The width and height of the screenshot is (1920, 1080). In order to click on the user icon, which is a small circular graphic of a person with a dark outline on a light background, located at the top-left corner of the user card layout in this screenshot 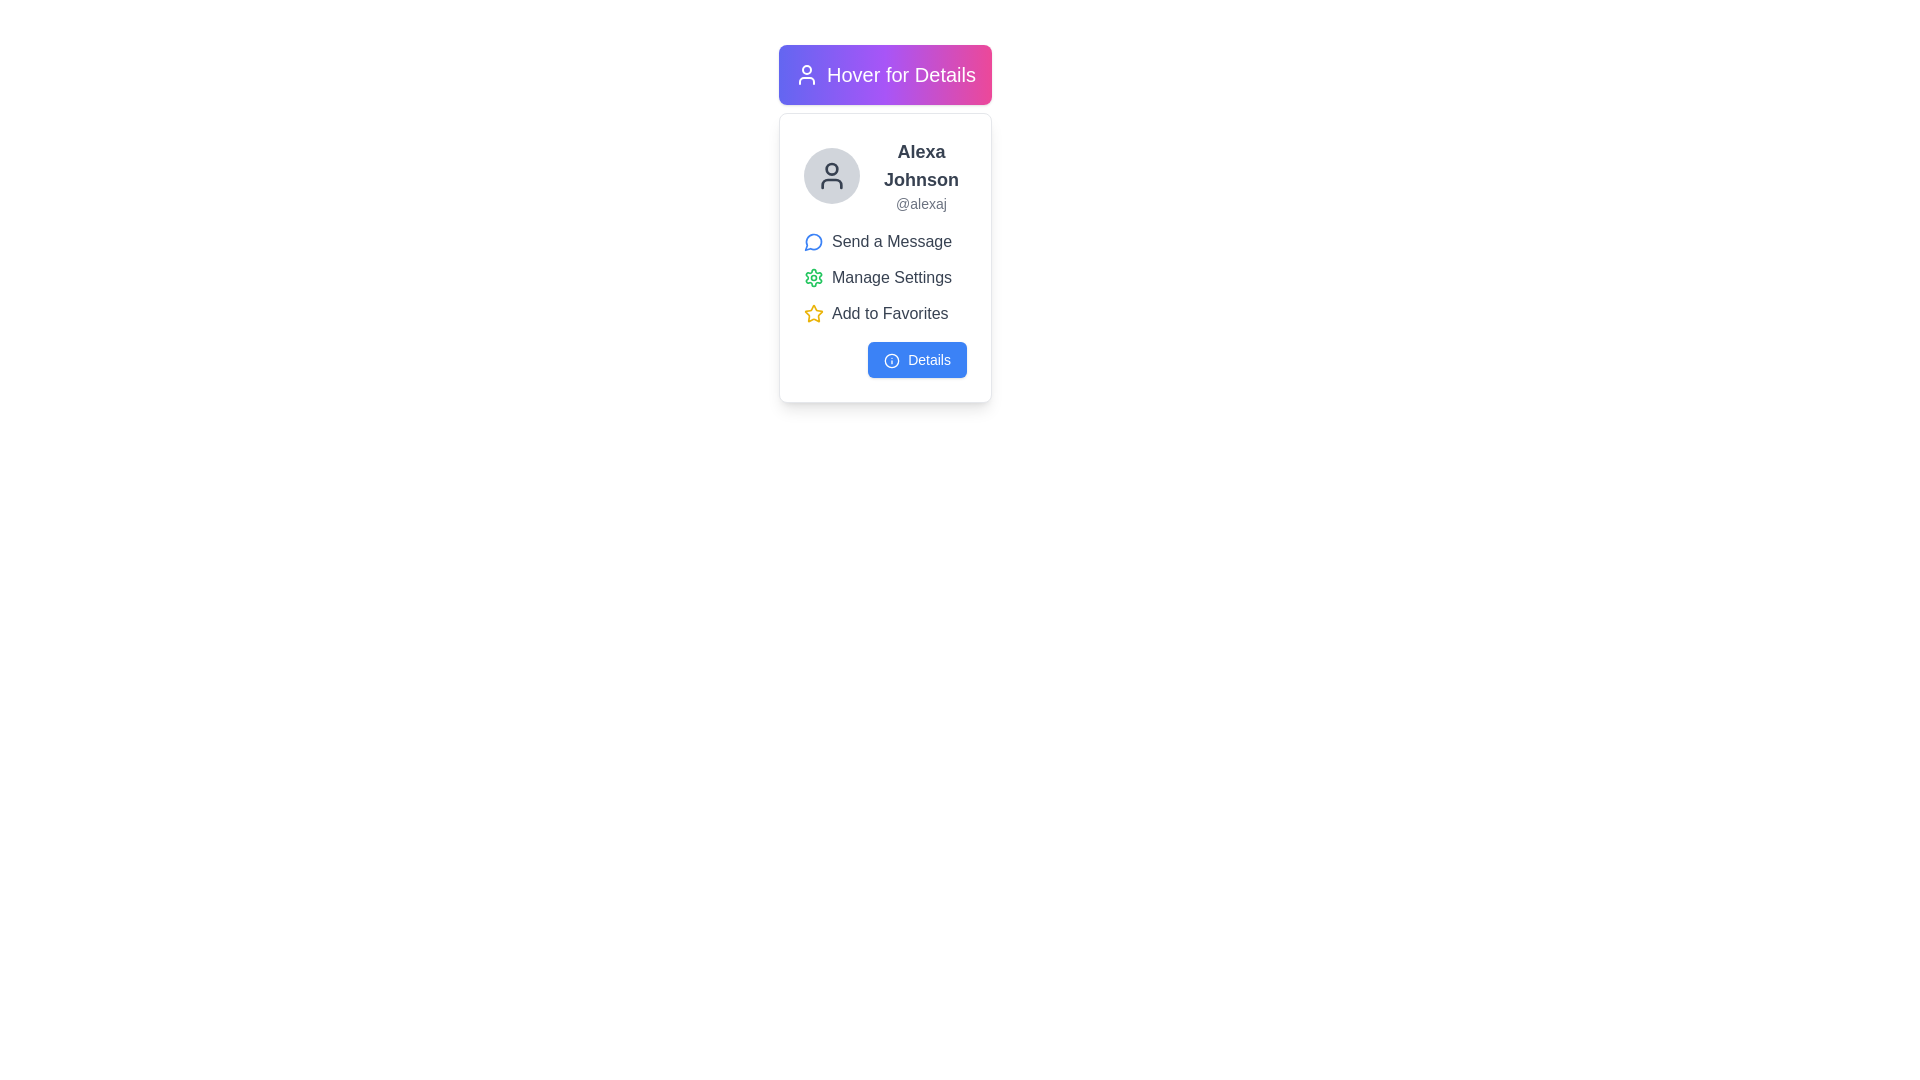, I will do `click(831, 175)`.